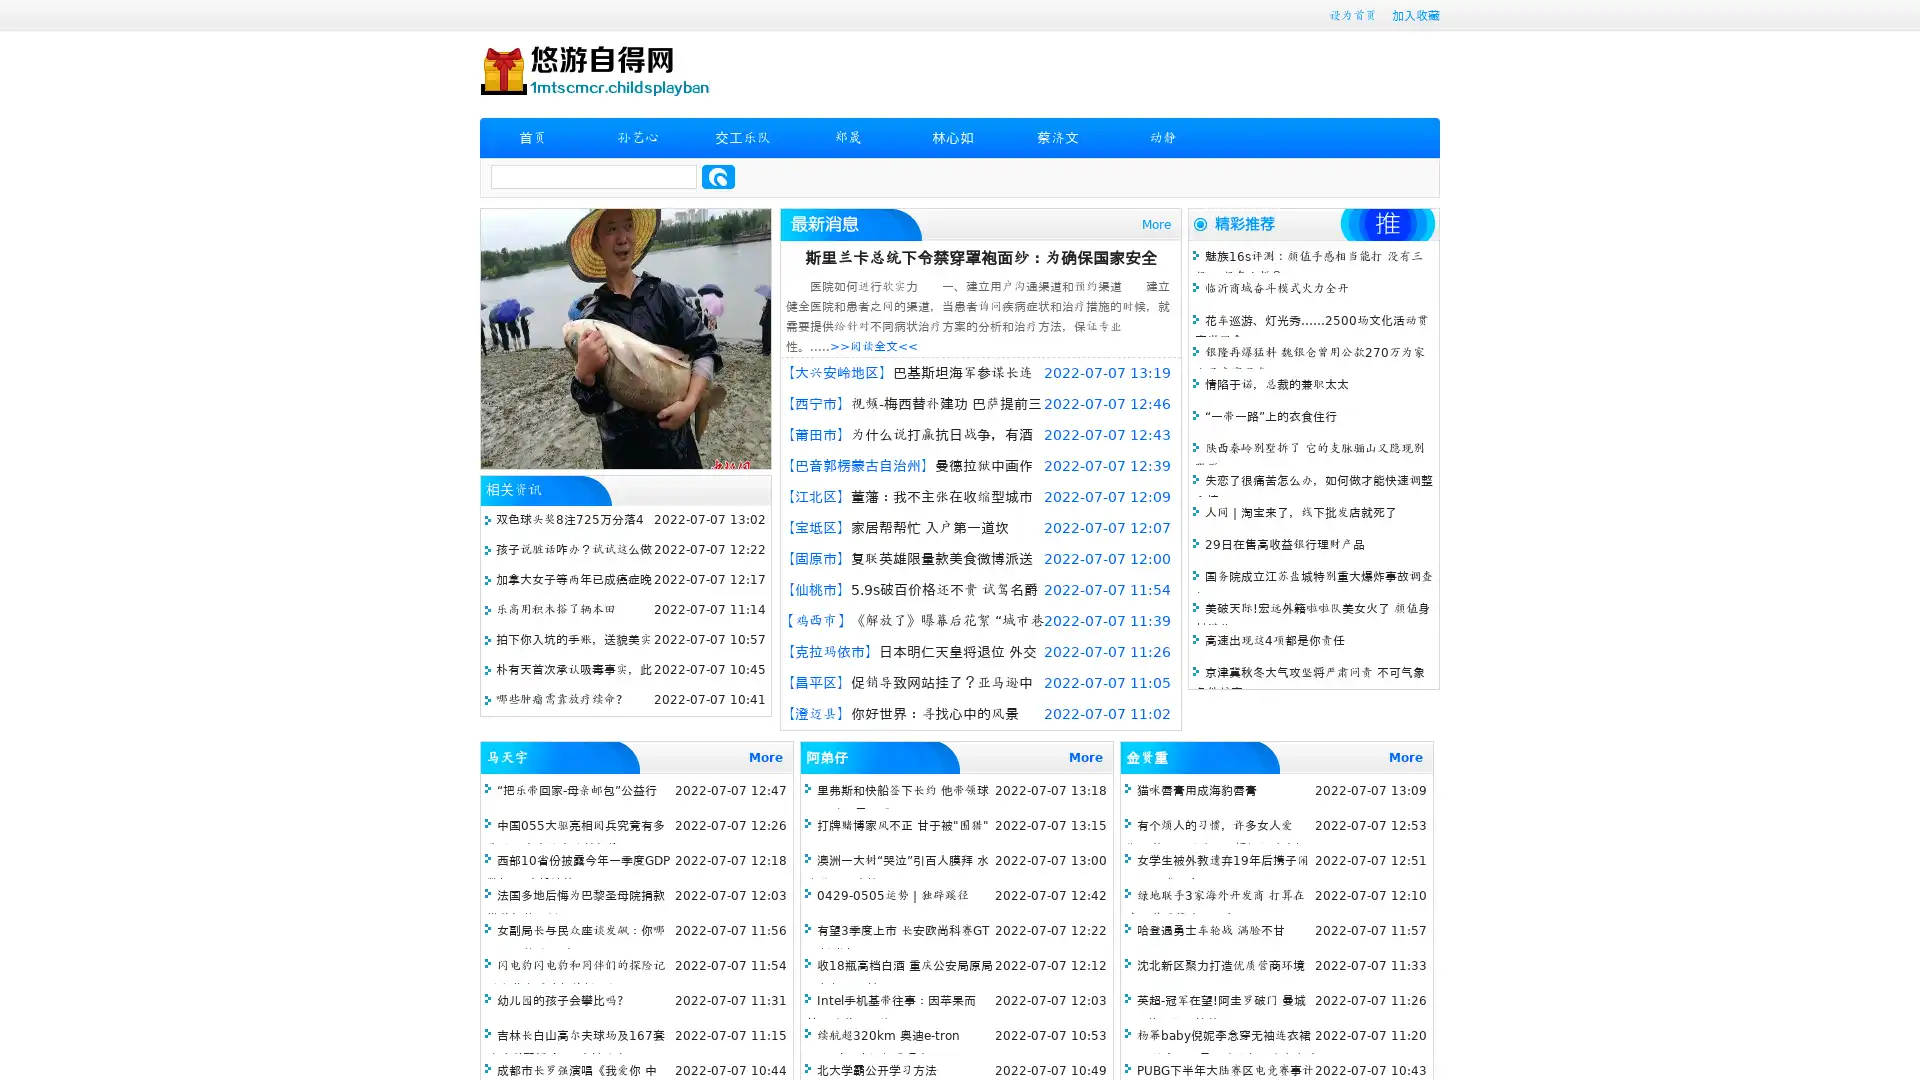 This screenshot has width=1920, height=1080. Describe the element at coordinates (718, 176) in the screenshot. I see `Search` at that location.